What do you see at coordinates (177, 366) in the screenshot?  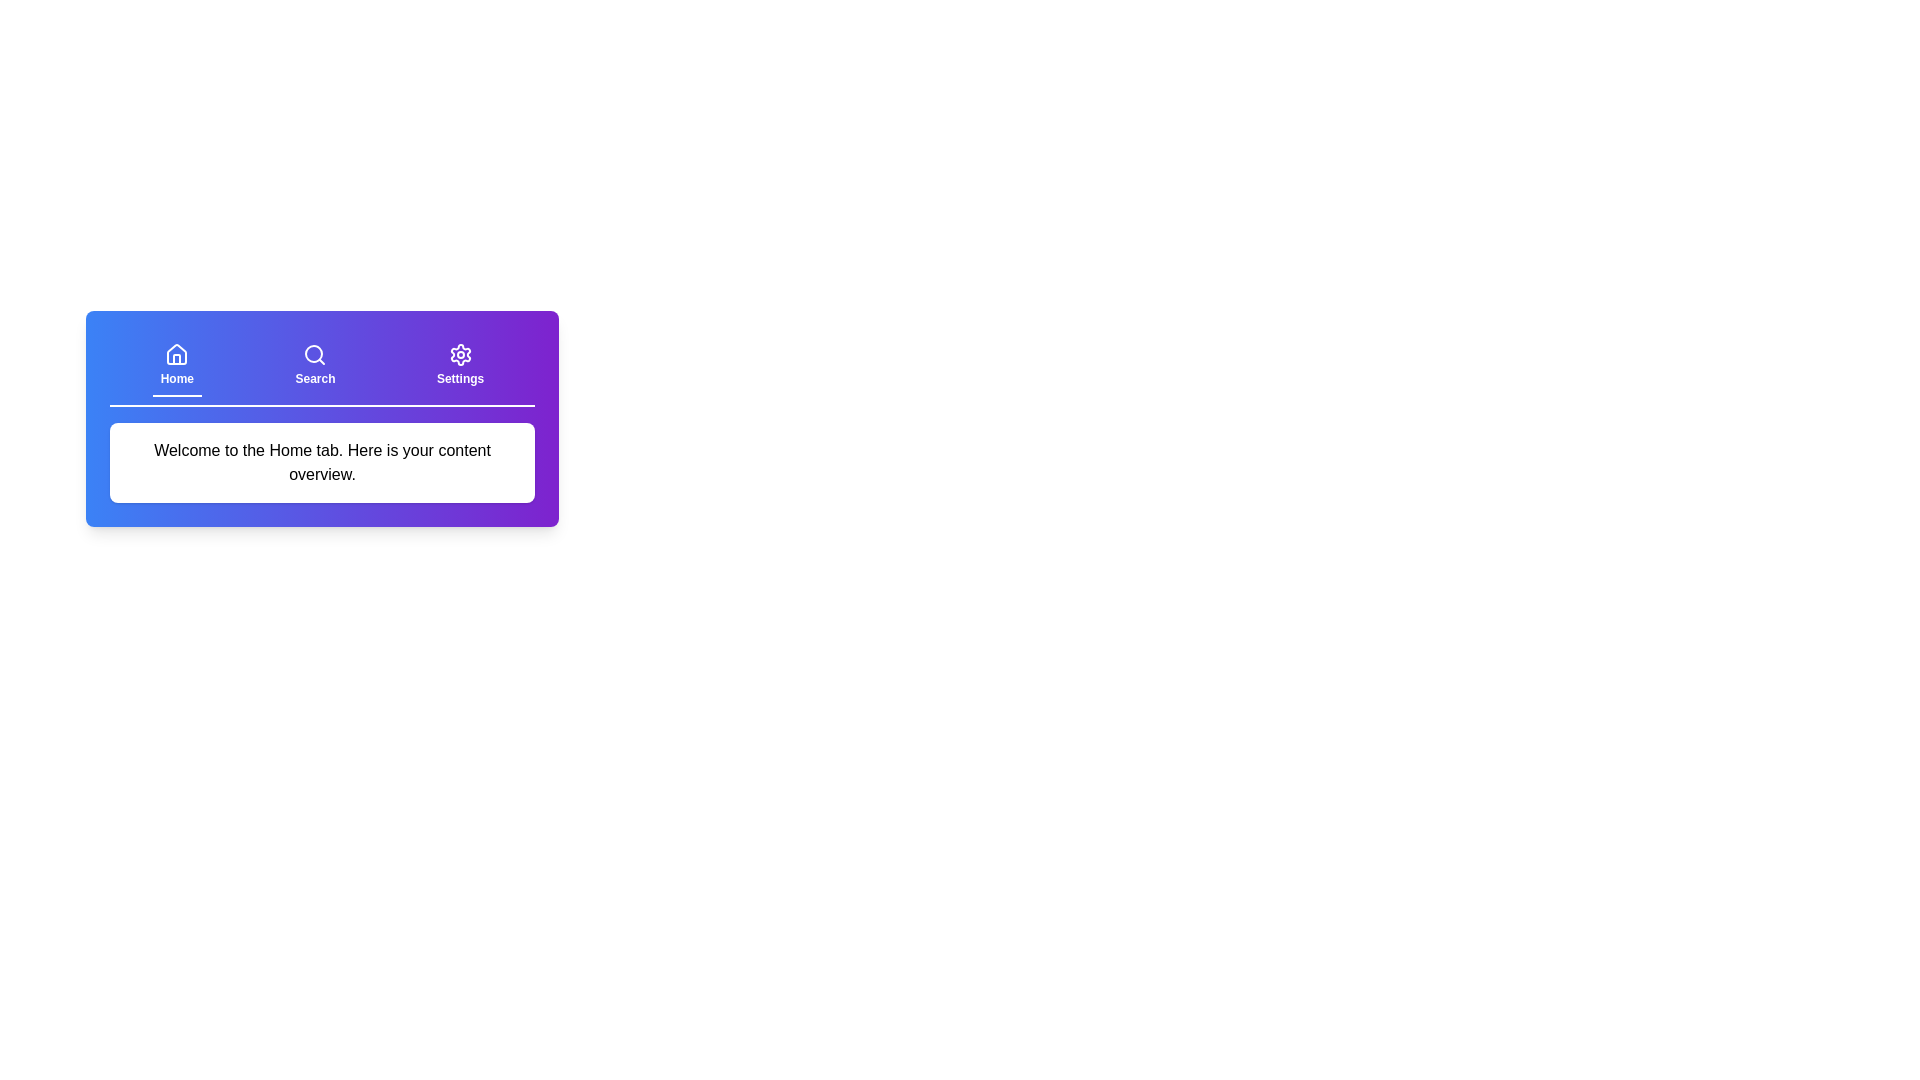 I see `the tab labeled Home to switch to the respective tab` at bounding box center [177, 366].